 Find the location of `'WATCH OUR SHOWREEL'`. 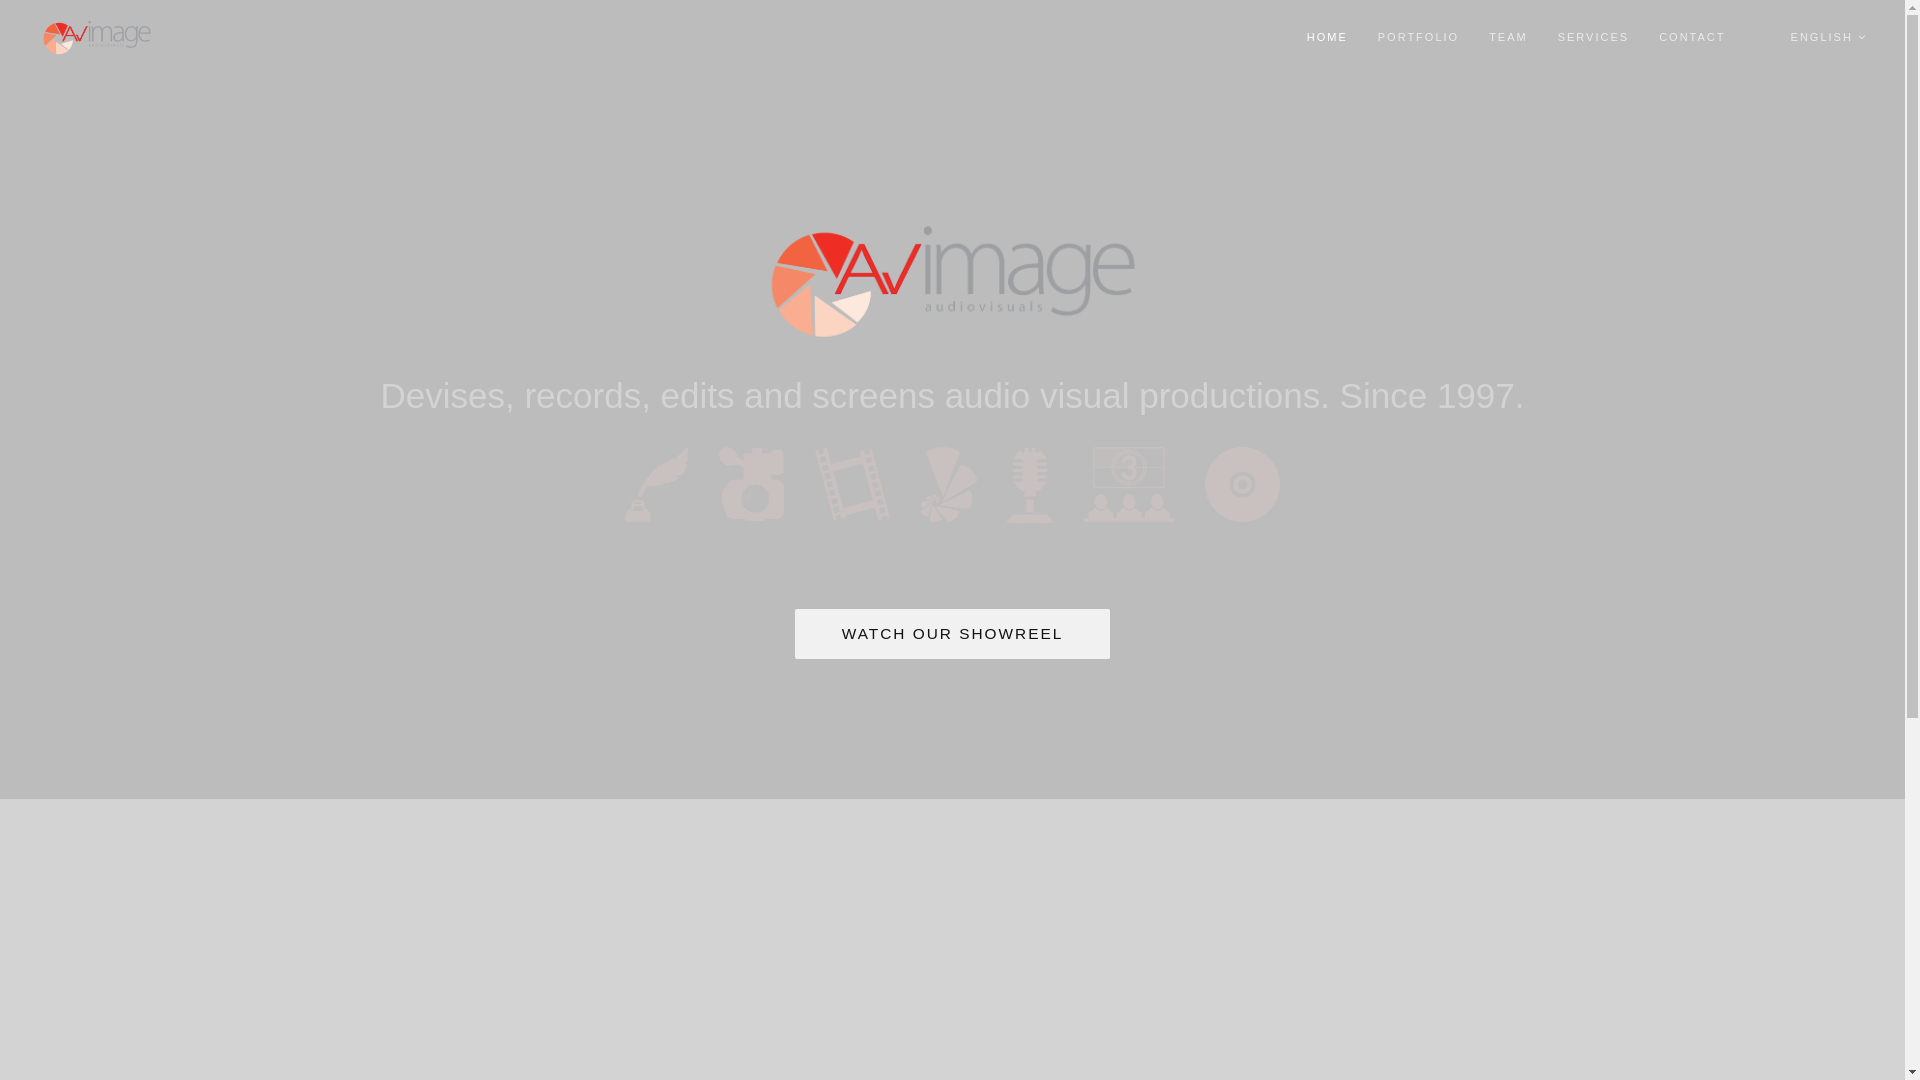

'WATCH OUR SHOWREEL' is located at coordinates (952, 632).